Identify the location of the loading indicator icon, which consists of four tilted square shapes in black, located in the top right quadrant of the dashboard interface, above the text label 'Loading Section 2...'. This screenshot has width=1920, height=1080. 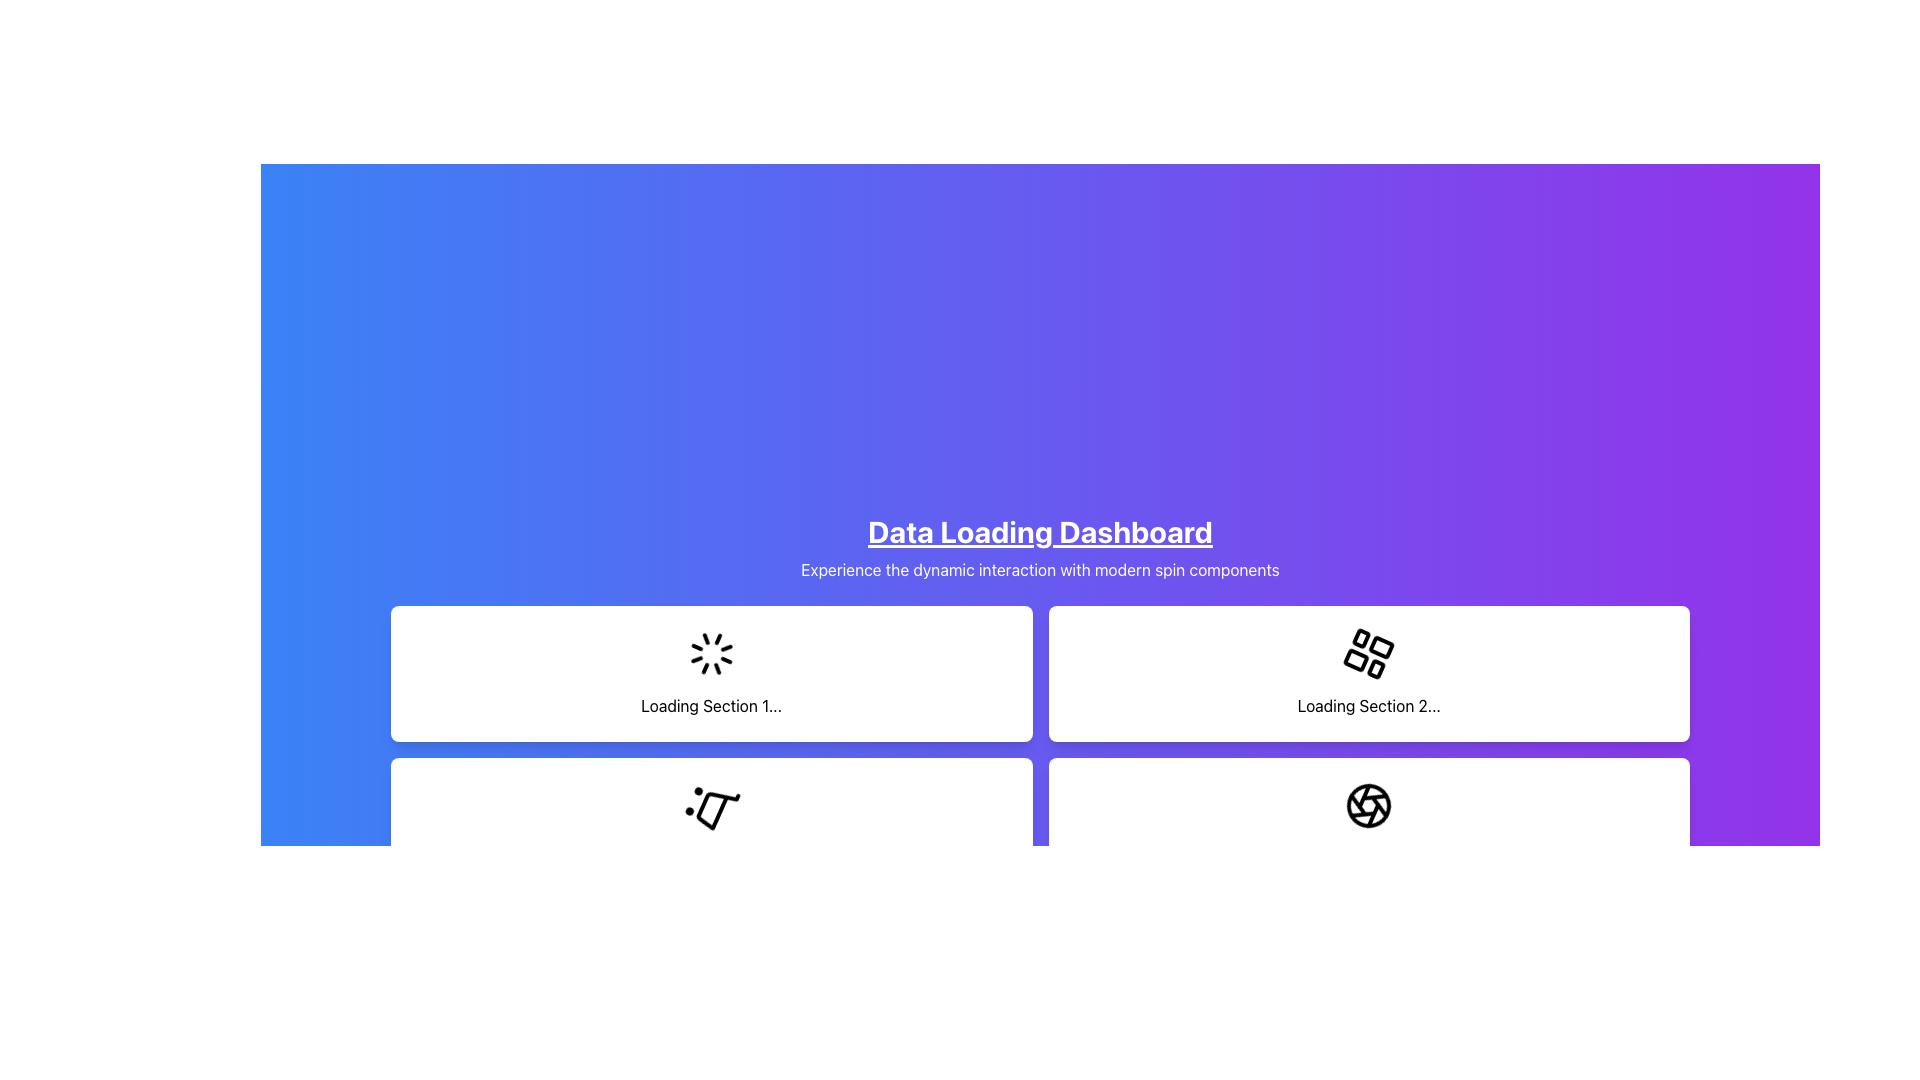
(1368, 654).